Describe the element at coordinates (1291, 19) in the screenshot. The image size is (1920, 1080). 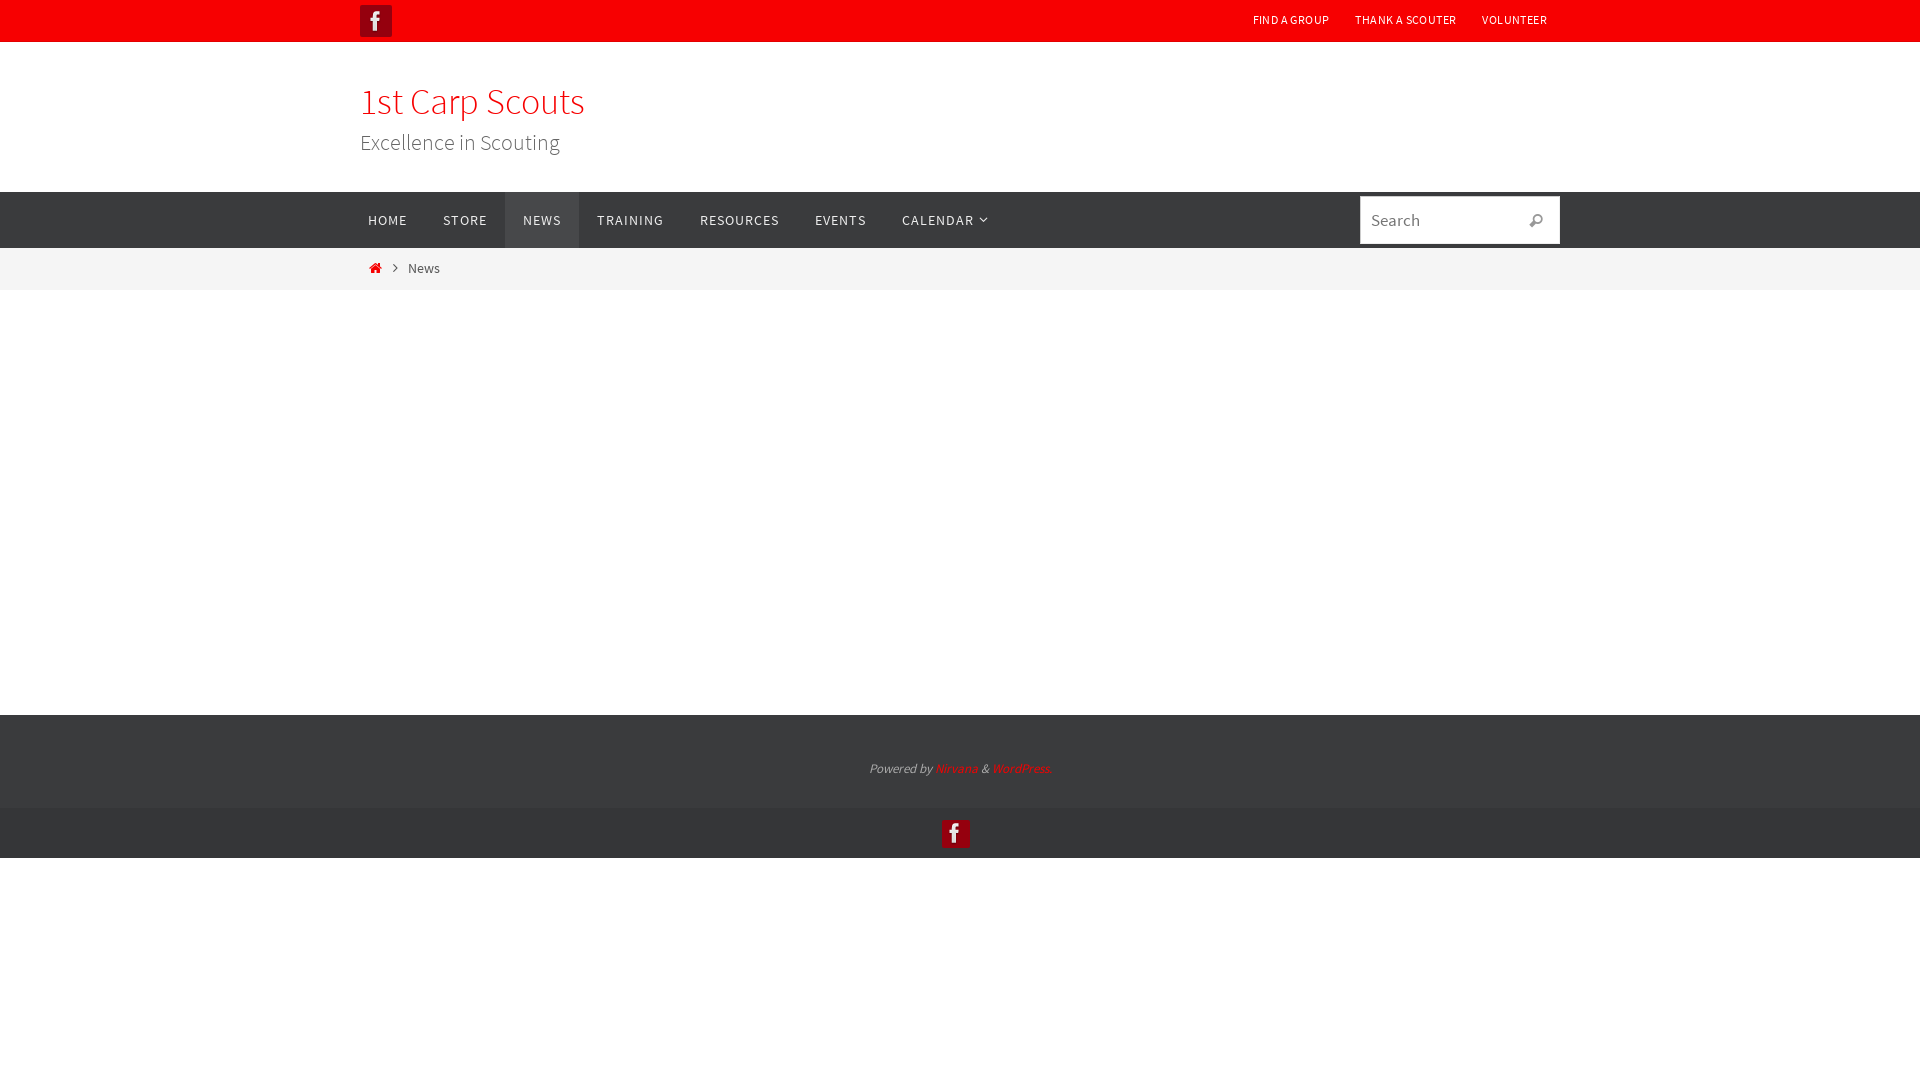
I see `'FIND A GROUP'` at that location.